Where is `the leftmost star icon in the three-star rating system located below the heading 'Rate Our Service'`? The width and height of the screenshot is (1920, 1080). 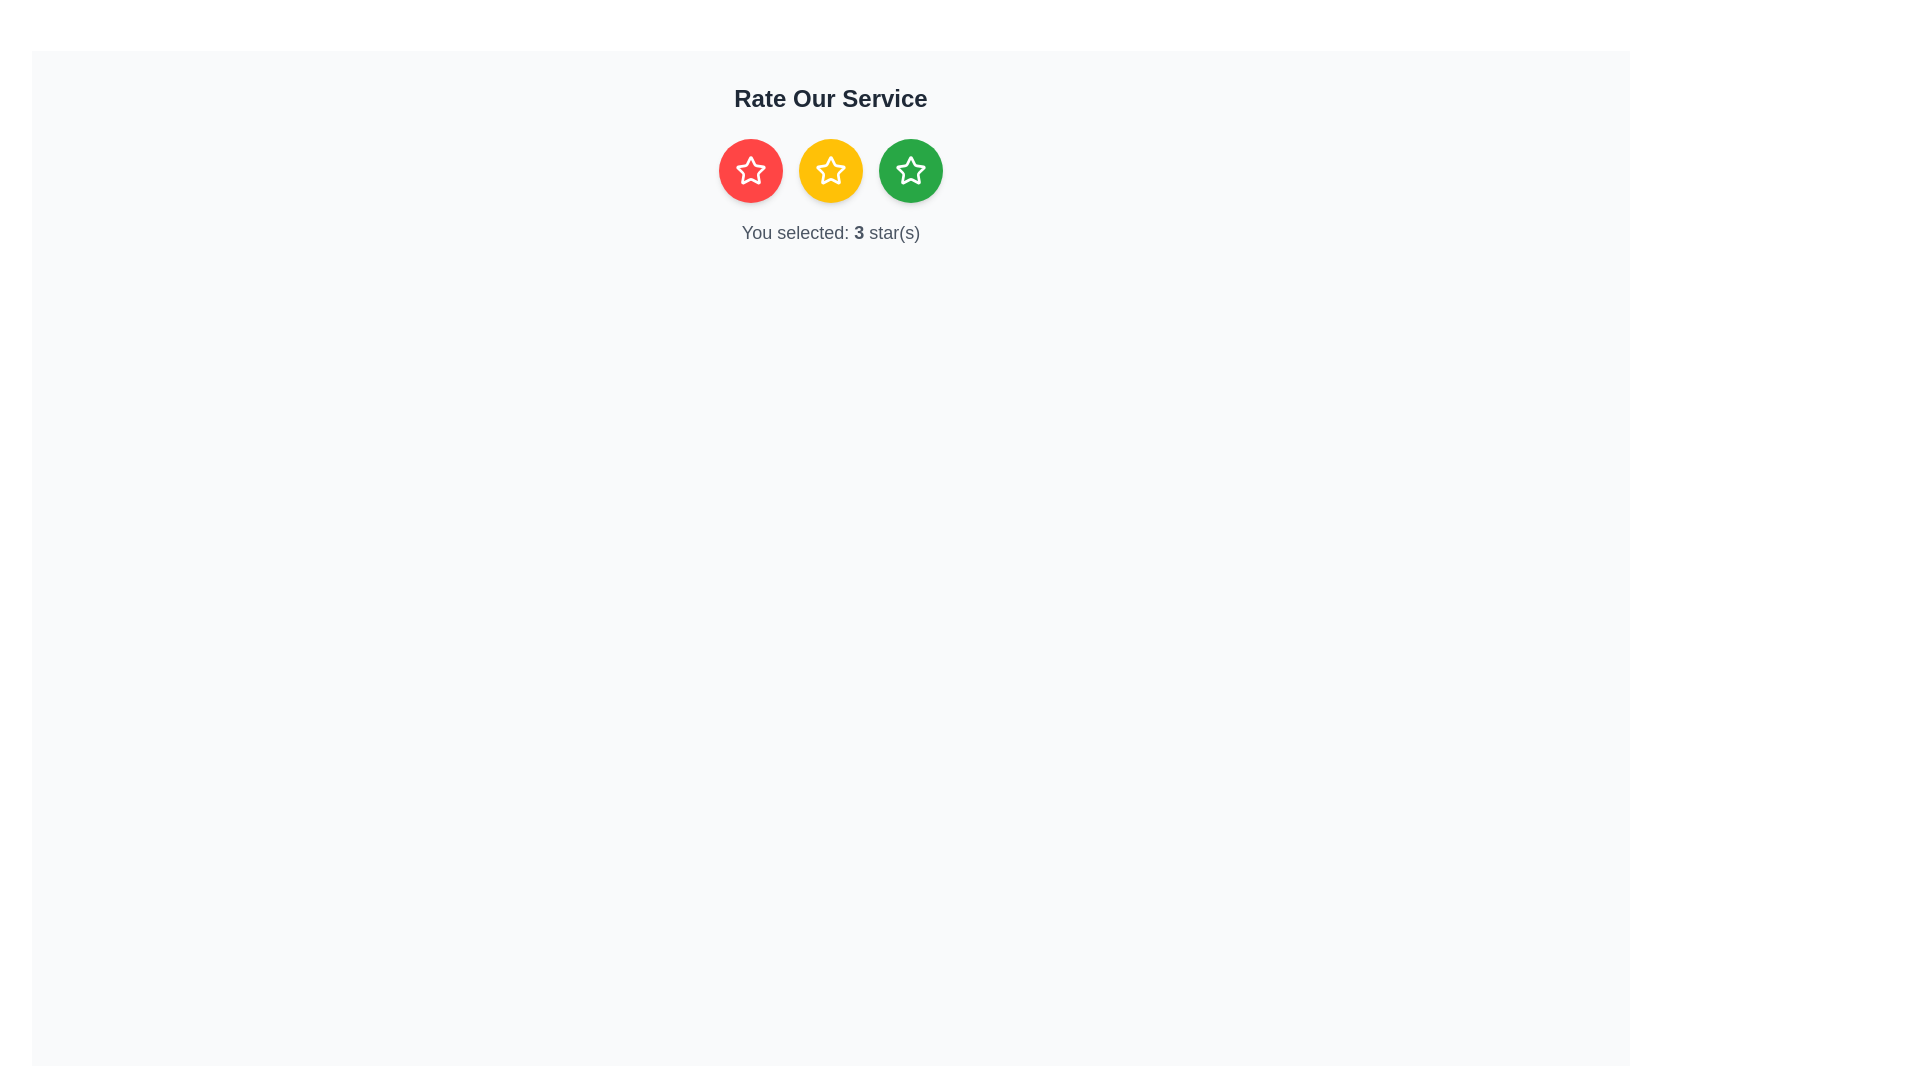 the leftmost star icon in the three-star rating system located below the heading 'Rate Our Service' is located at coordinates (748, 168).